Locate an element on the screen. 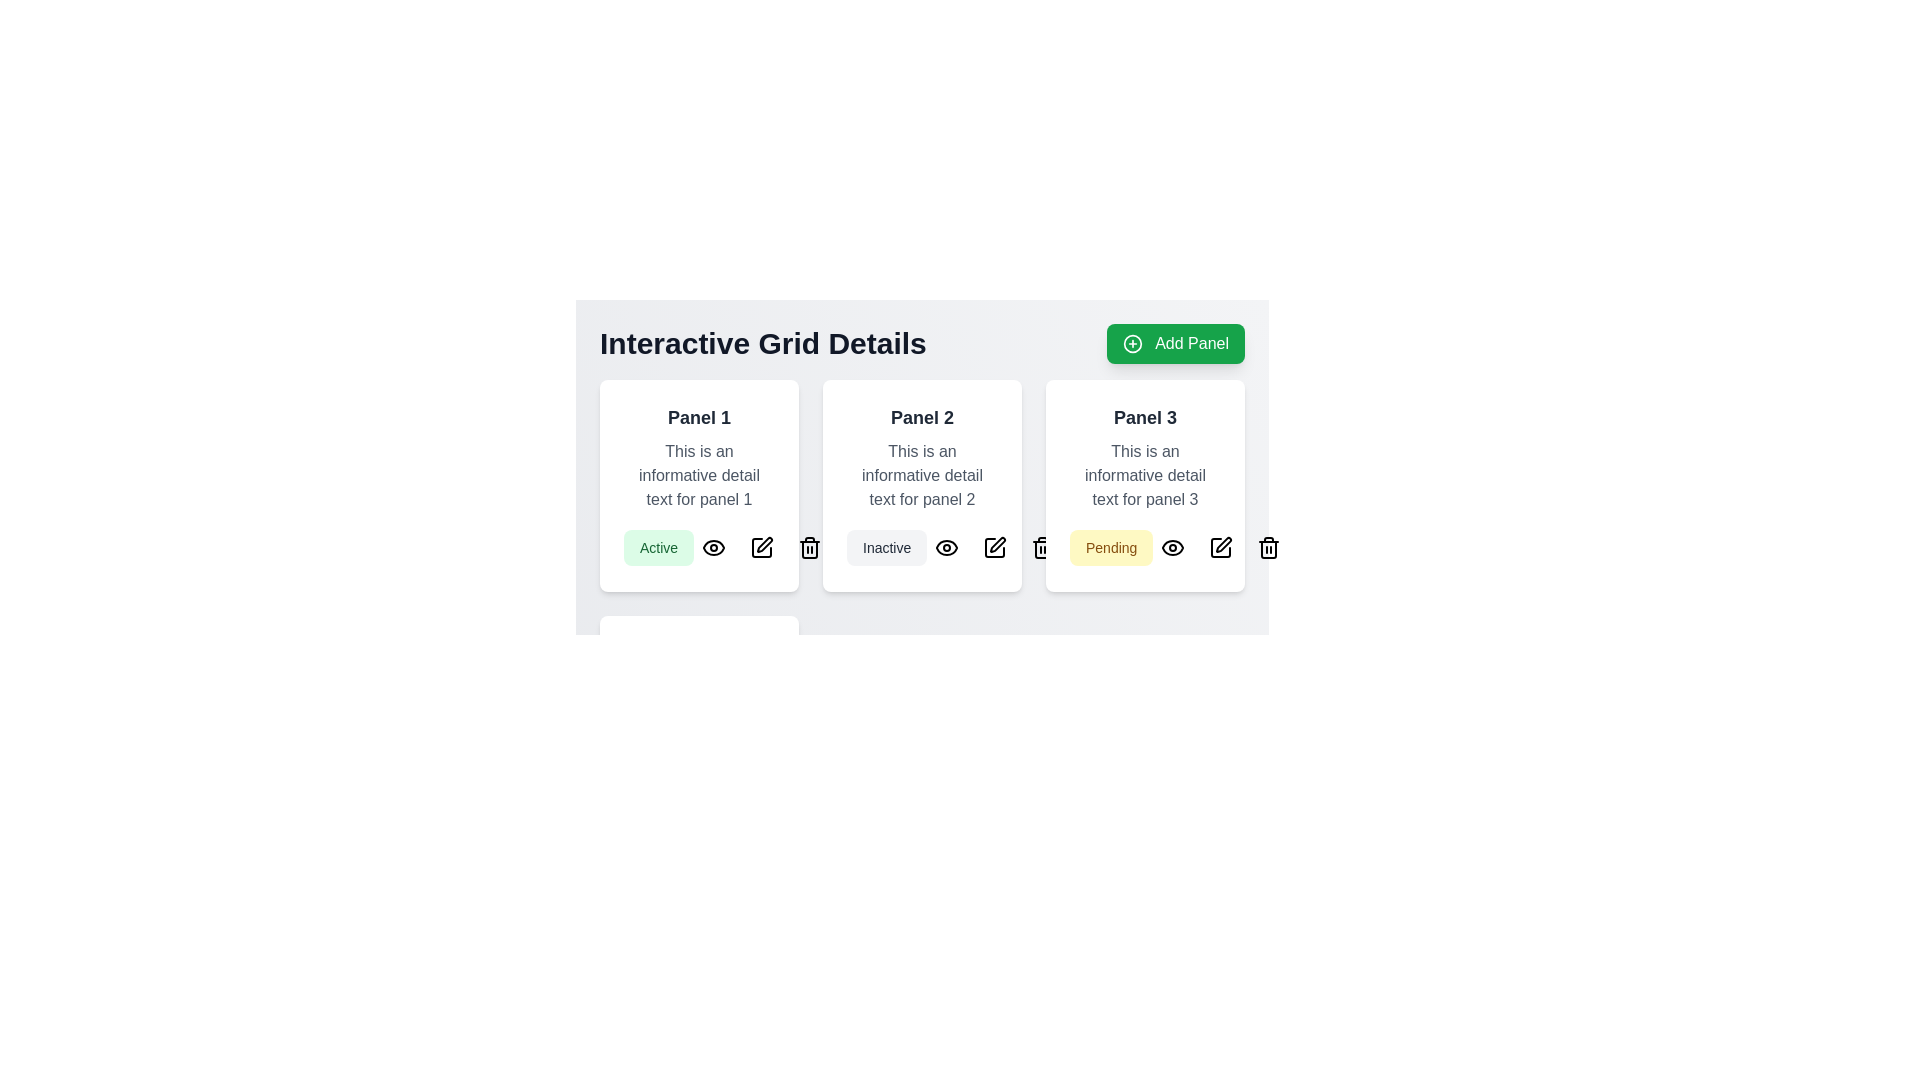 This screenshot has width=1920, height=1080. the 'Pending' status label located at the bottom of 'Panel 3', which is part of a three-panel grid is located at coordinates (1145, 547).